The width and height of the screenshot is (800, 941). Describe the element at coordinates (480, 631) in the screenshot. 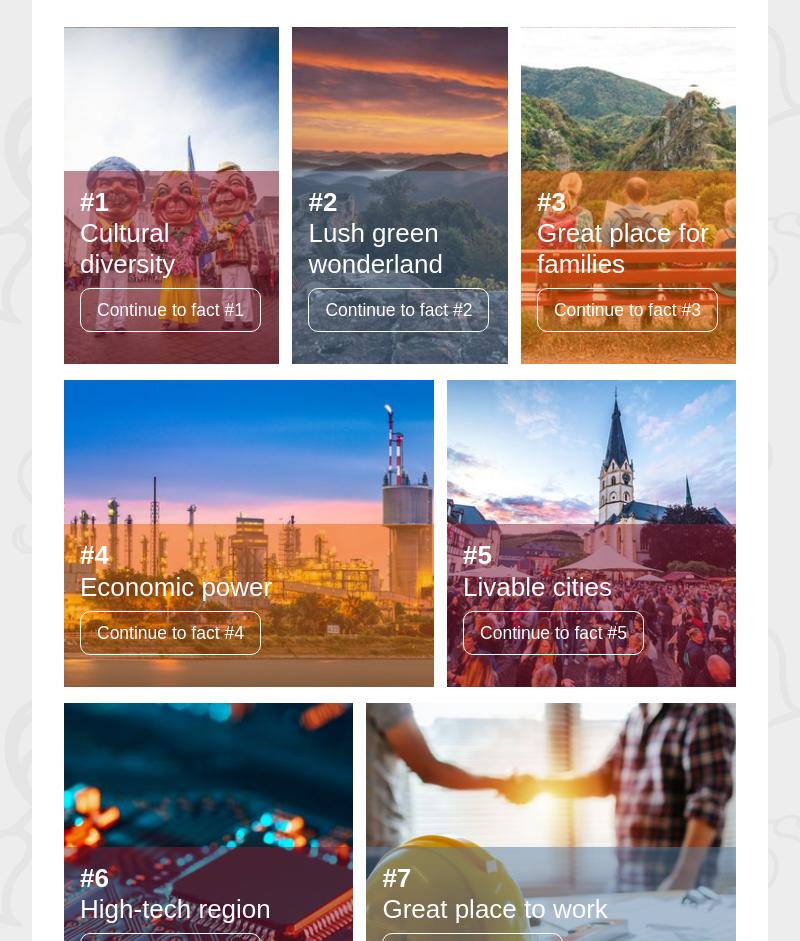

I see `'Continue to fact #5'` at that location.